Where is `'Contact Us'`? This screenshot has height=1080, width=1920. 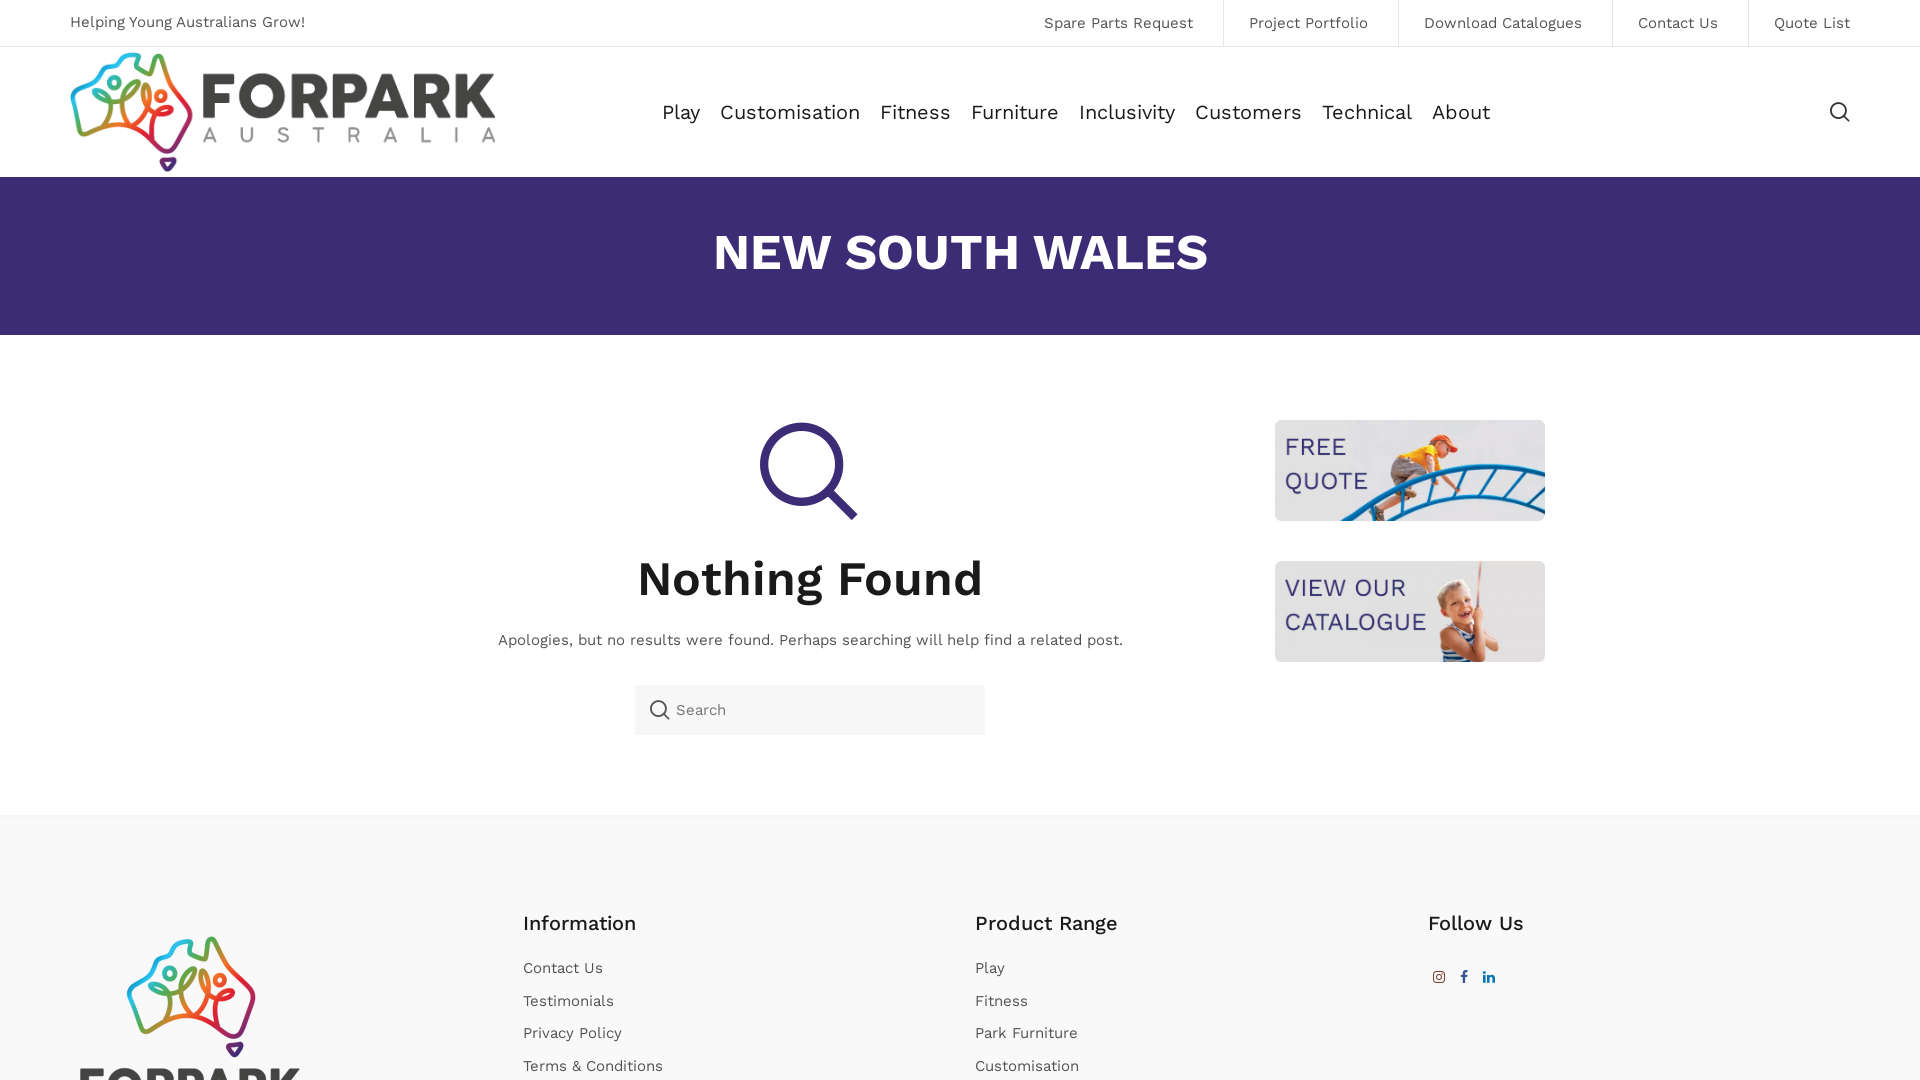
'Contact Us' is located at coordinates (1677, 23).